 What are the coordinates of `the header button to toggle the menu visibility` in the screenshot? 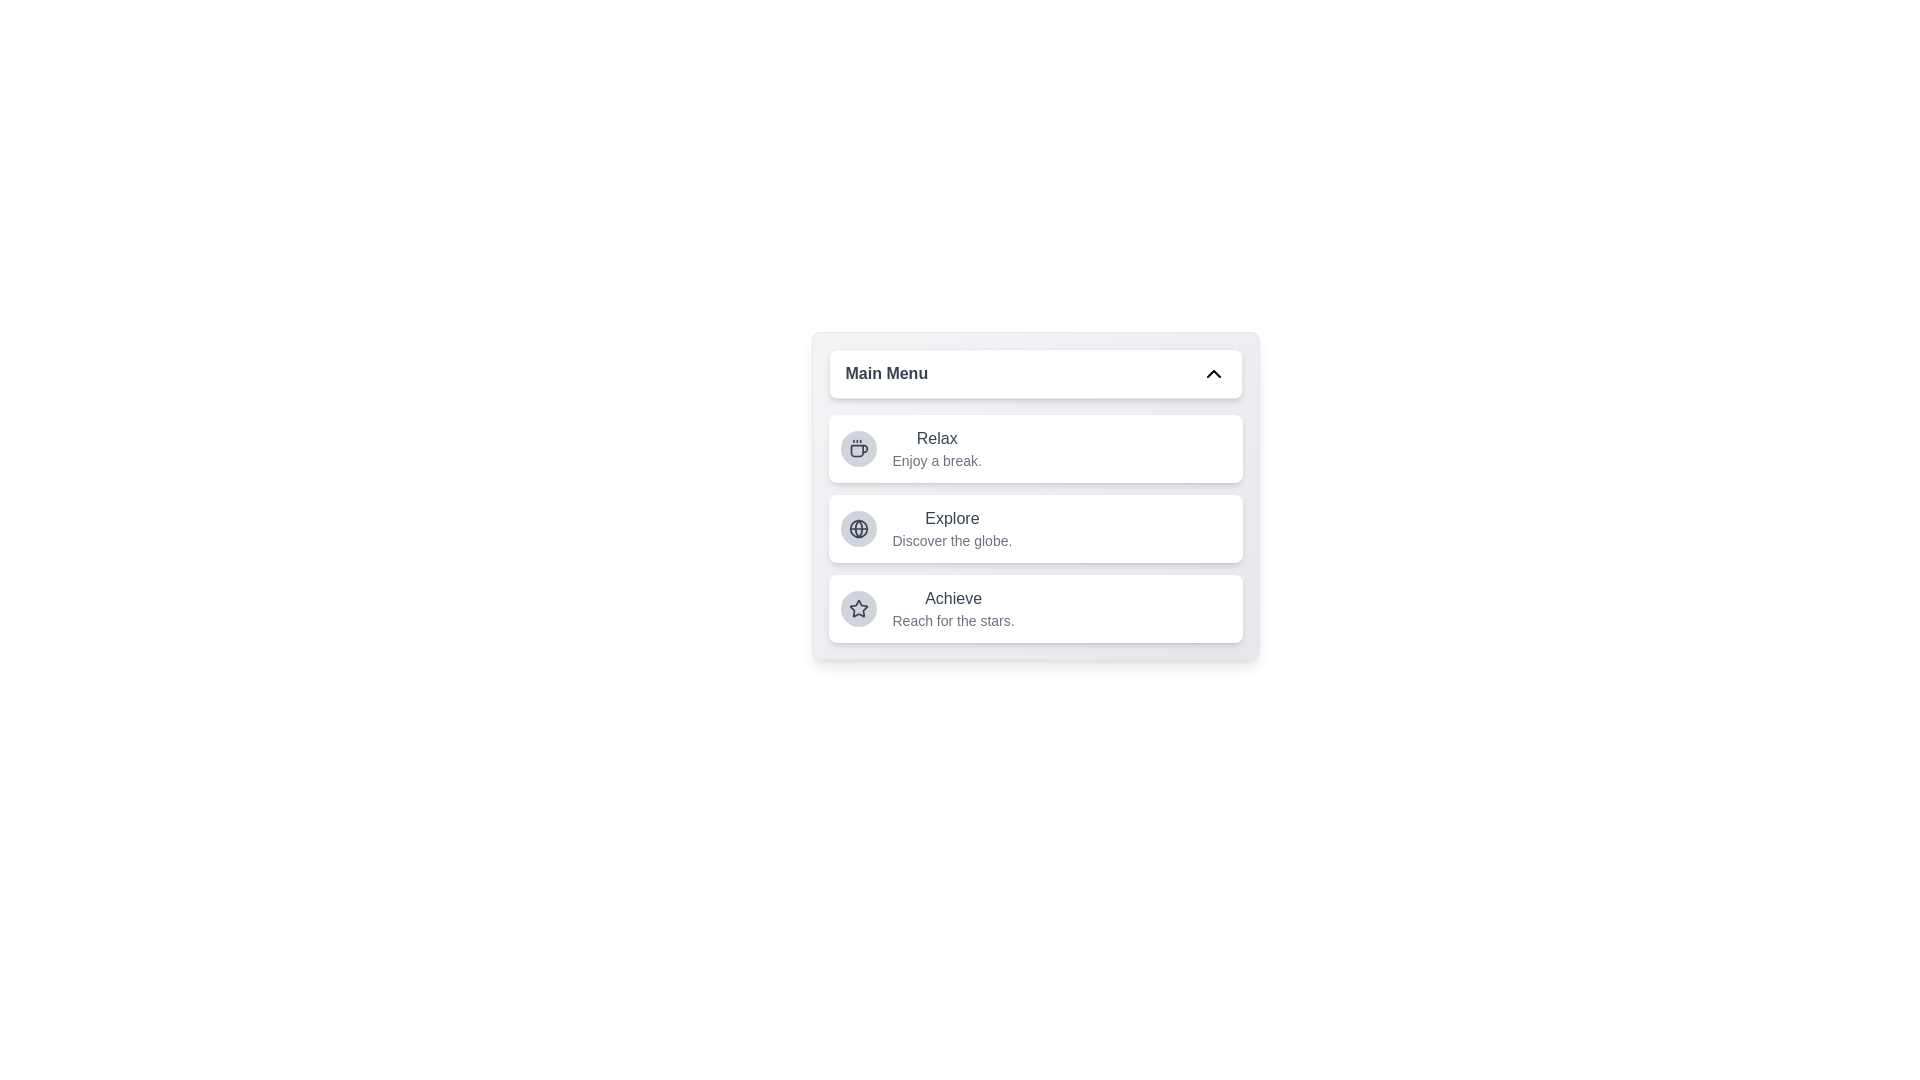 It's located at (1035, 374).